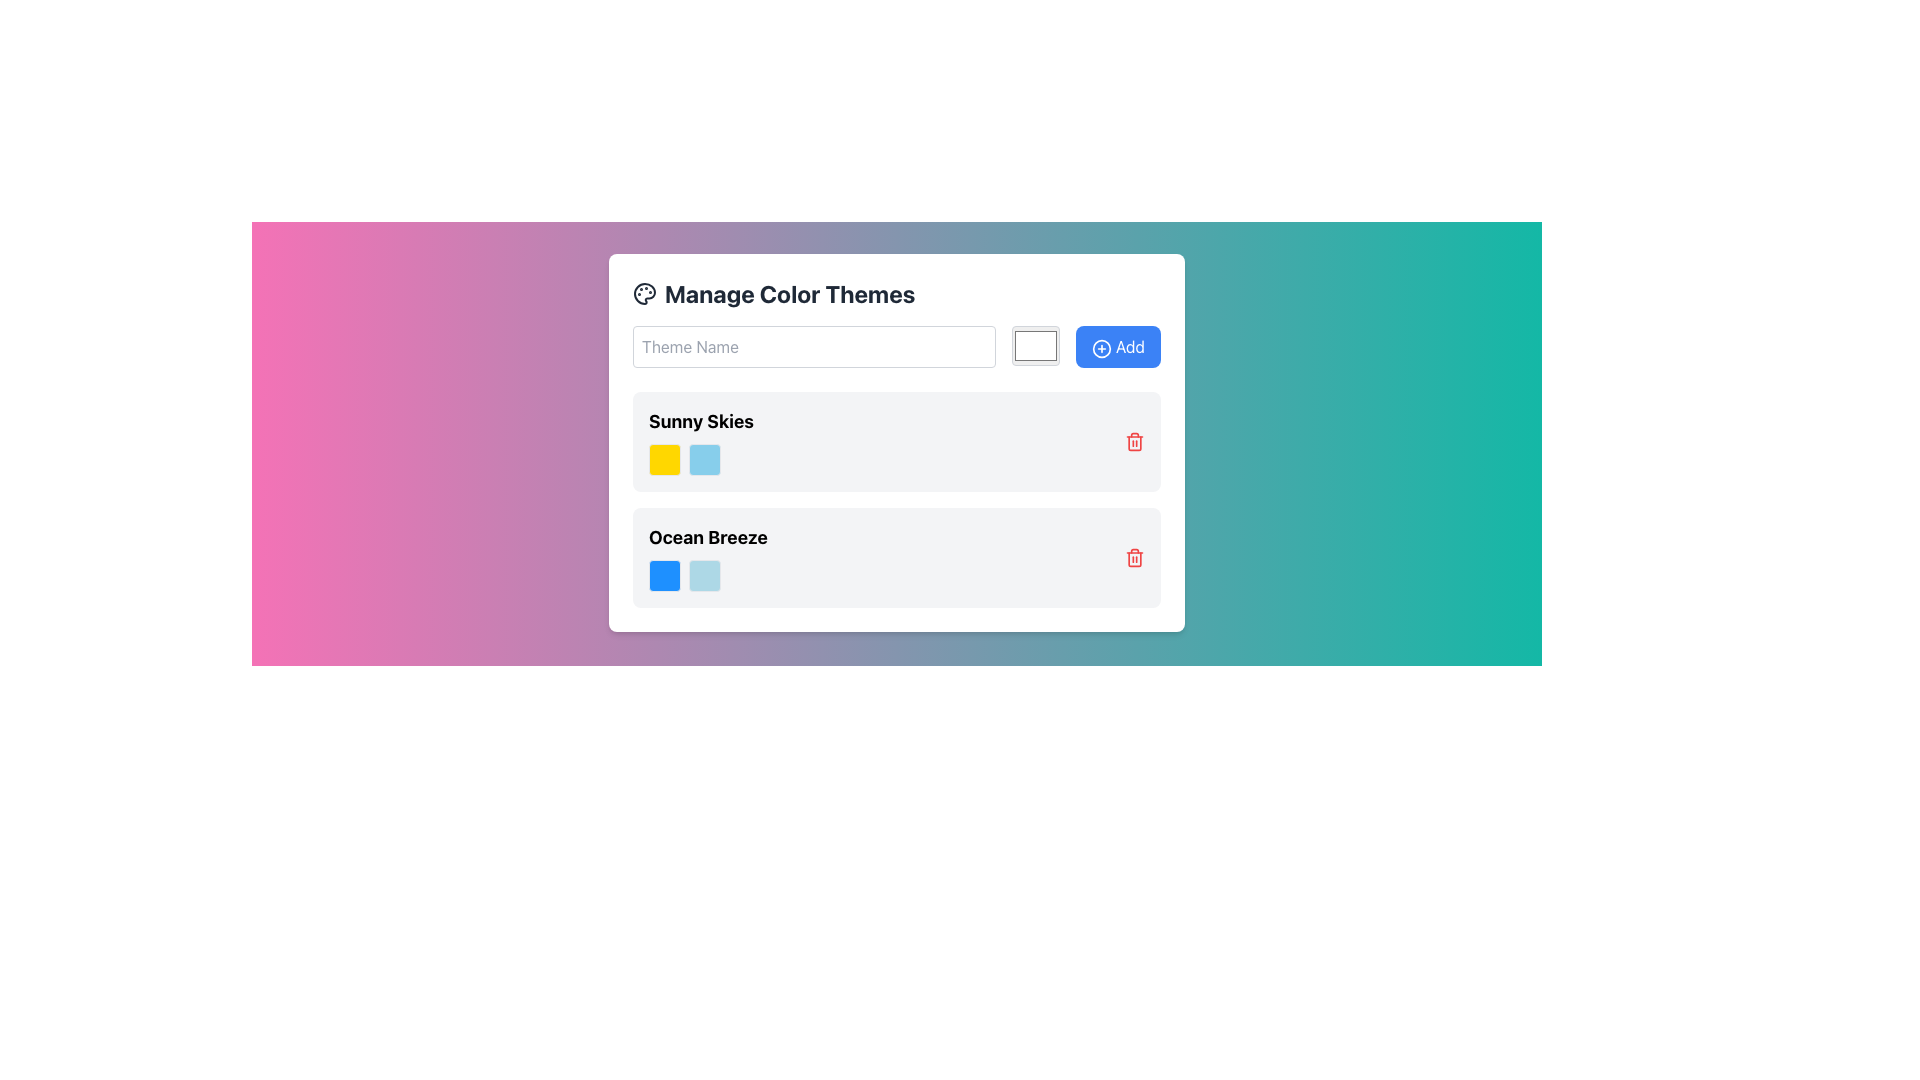 This screenshot has height=1080, width=1920. What do you see at coordinates (1100, 347) in the screenshot?
I see `the circular icon with a plus sign (+) inside, located within the blue 'Add' button at the top-right section of the card to initiate the add functionality` at bounding box center [1100, 347].